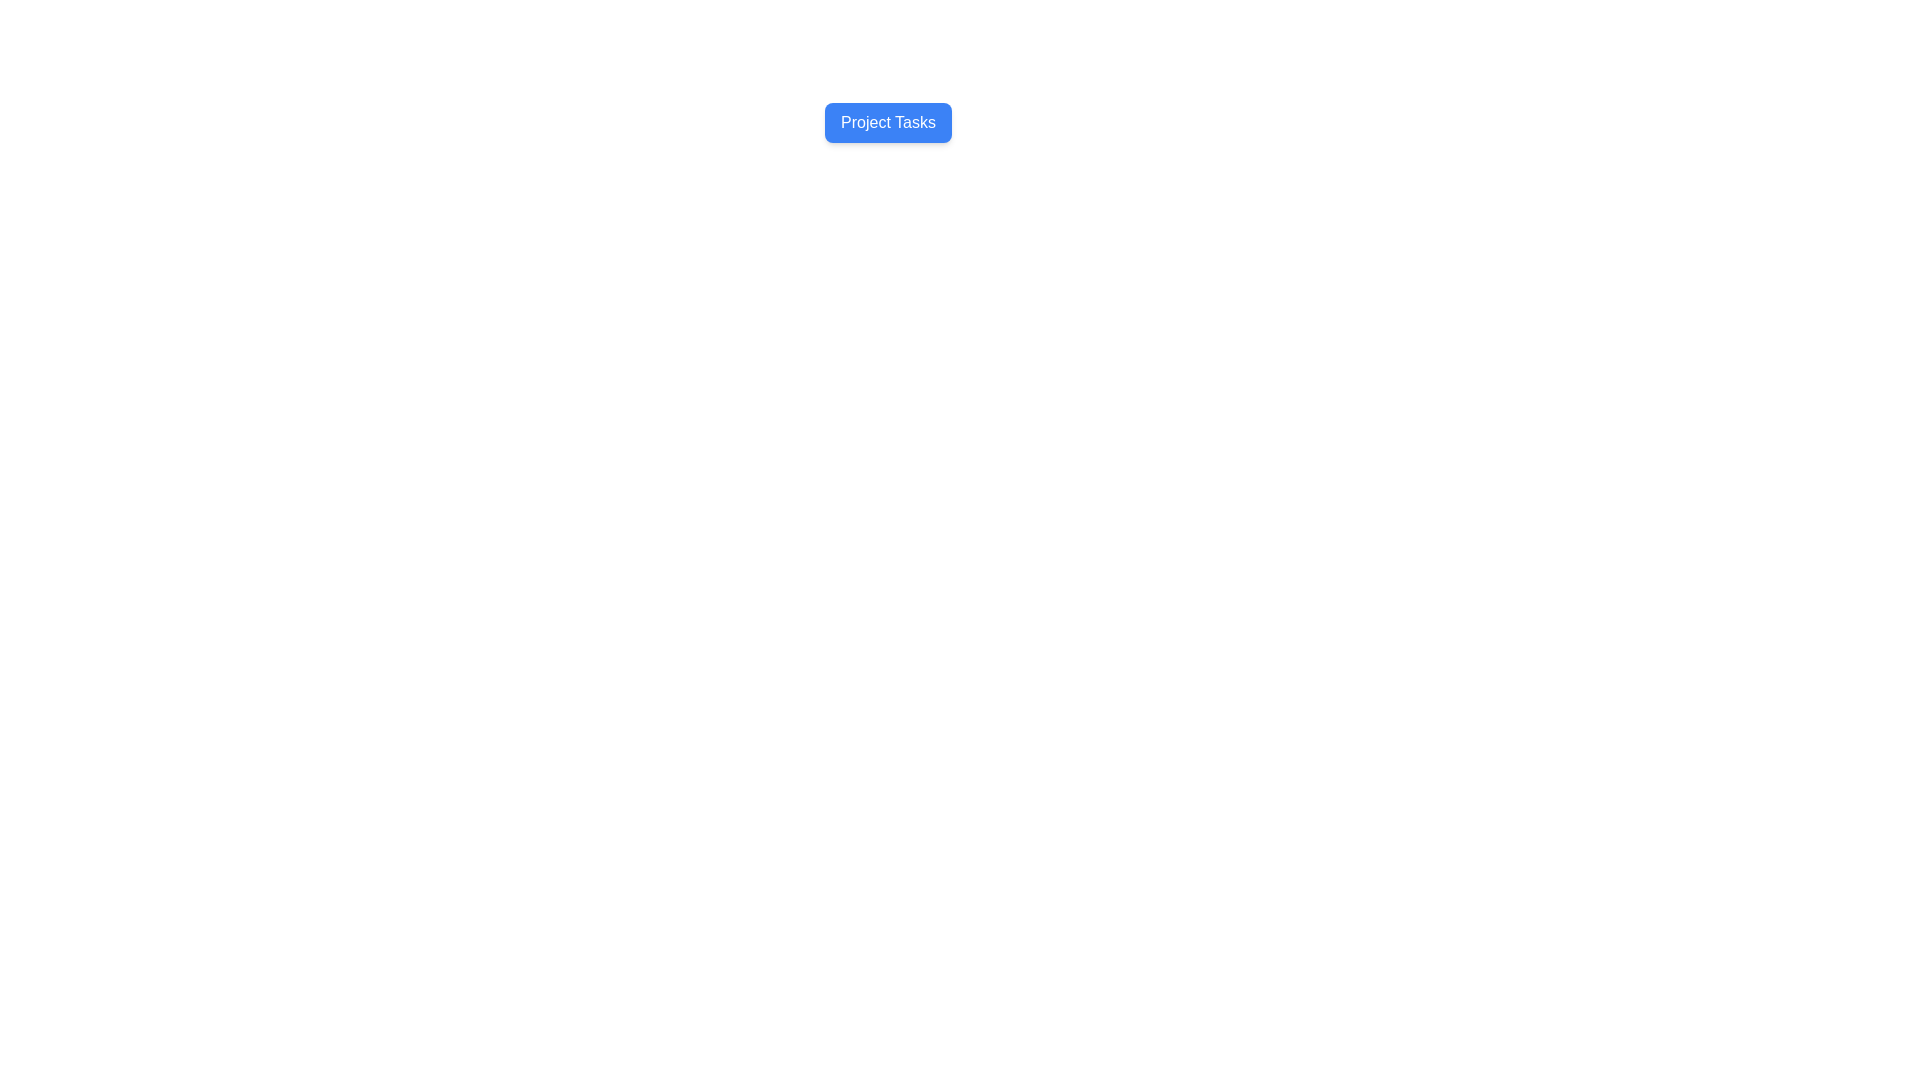  What do you see at coordinates (887, 123) in the screenshot?
I see `the rectangular button with rounded corners that has a vivid blue background and white text displaying 'Project Tasks'` at bounding box center [887, 123].